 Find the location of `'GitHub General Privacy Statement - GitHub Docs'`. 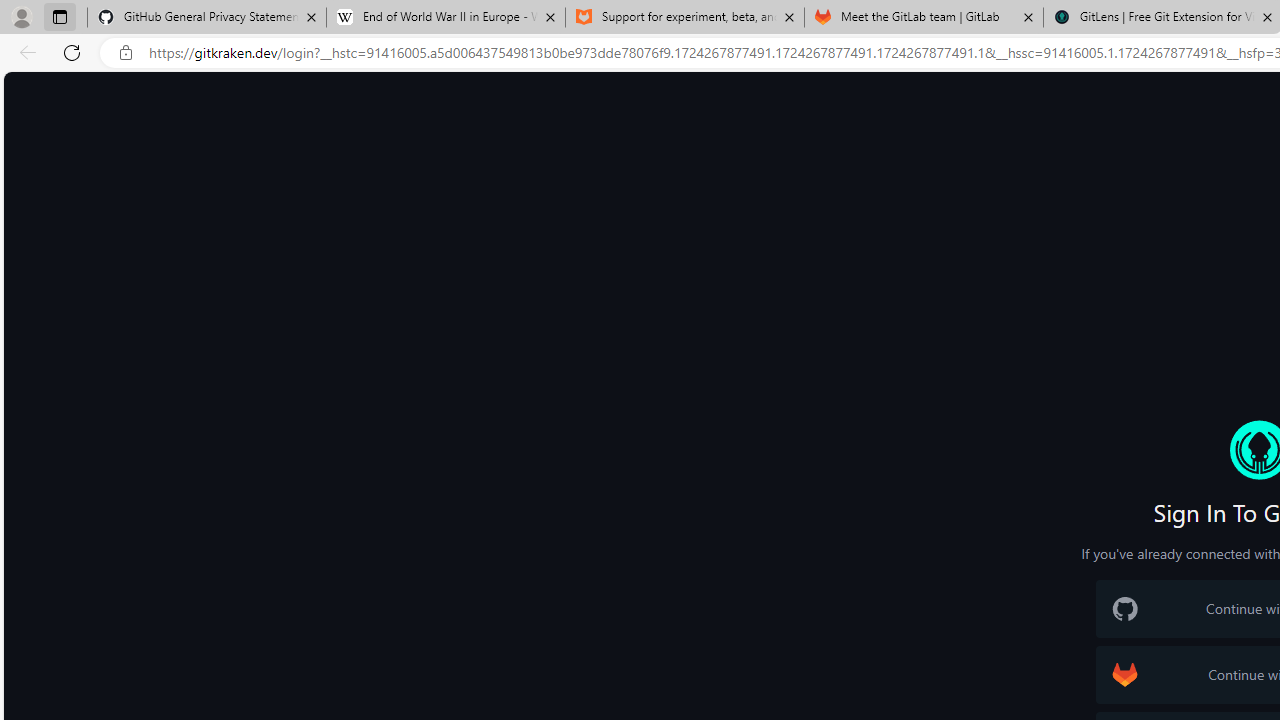

'GitHub General Privacy Statement - GitHub Docs' is located at coordinates (207, 17).